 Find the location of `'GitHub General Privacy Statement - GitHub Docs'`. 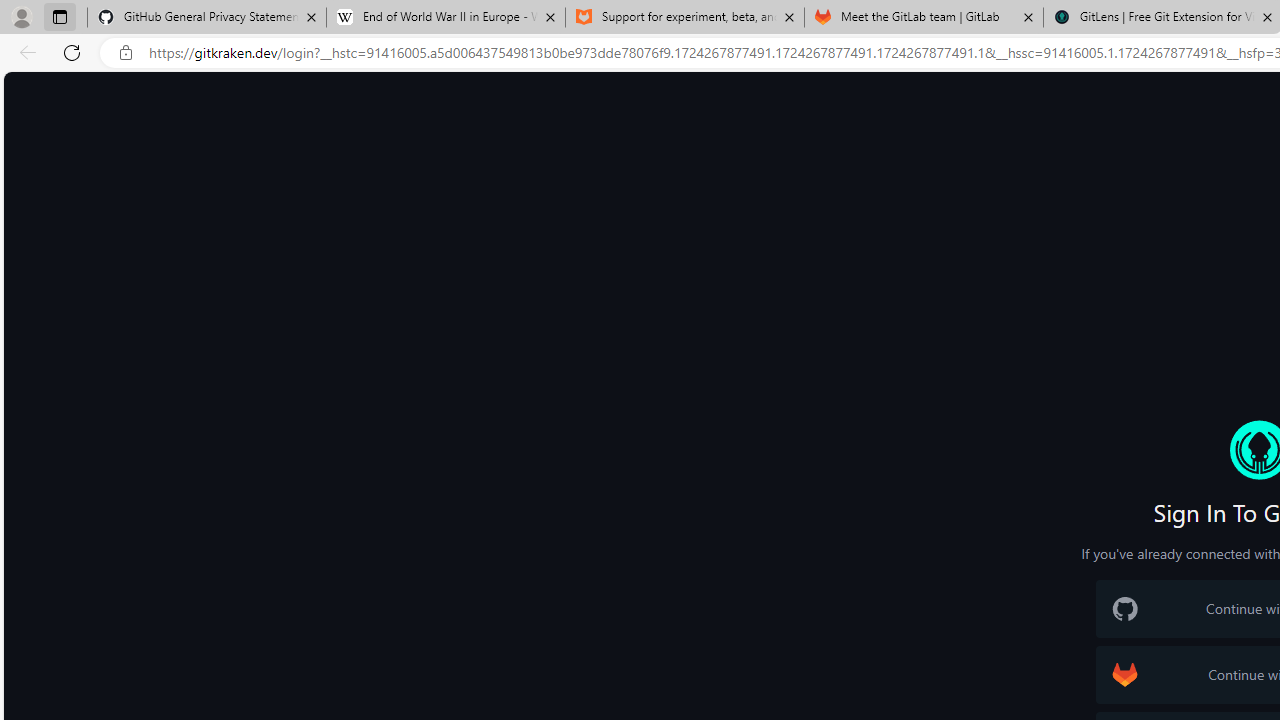

'GitHub General Privacy Statement - GitHub Docs' is located at coordinates (207, 17).